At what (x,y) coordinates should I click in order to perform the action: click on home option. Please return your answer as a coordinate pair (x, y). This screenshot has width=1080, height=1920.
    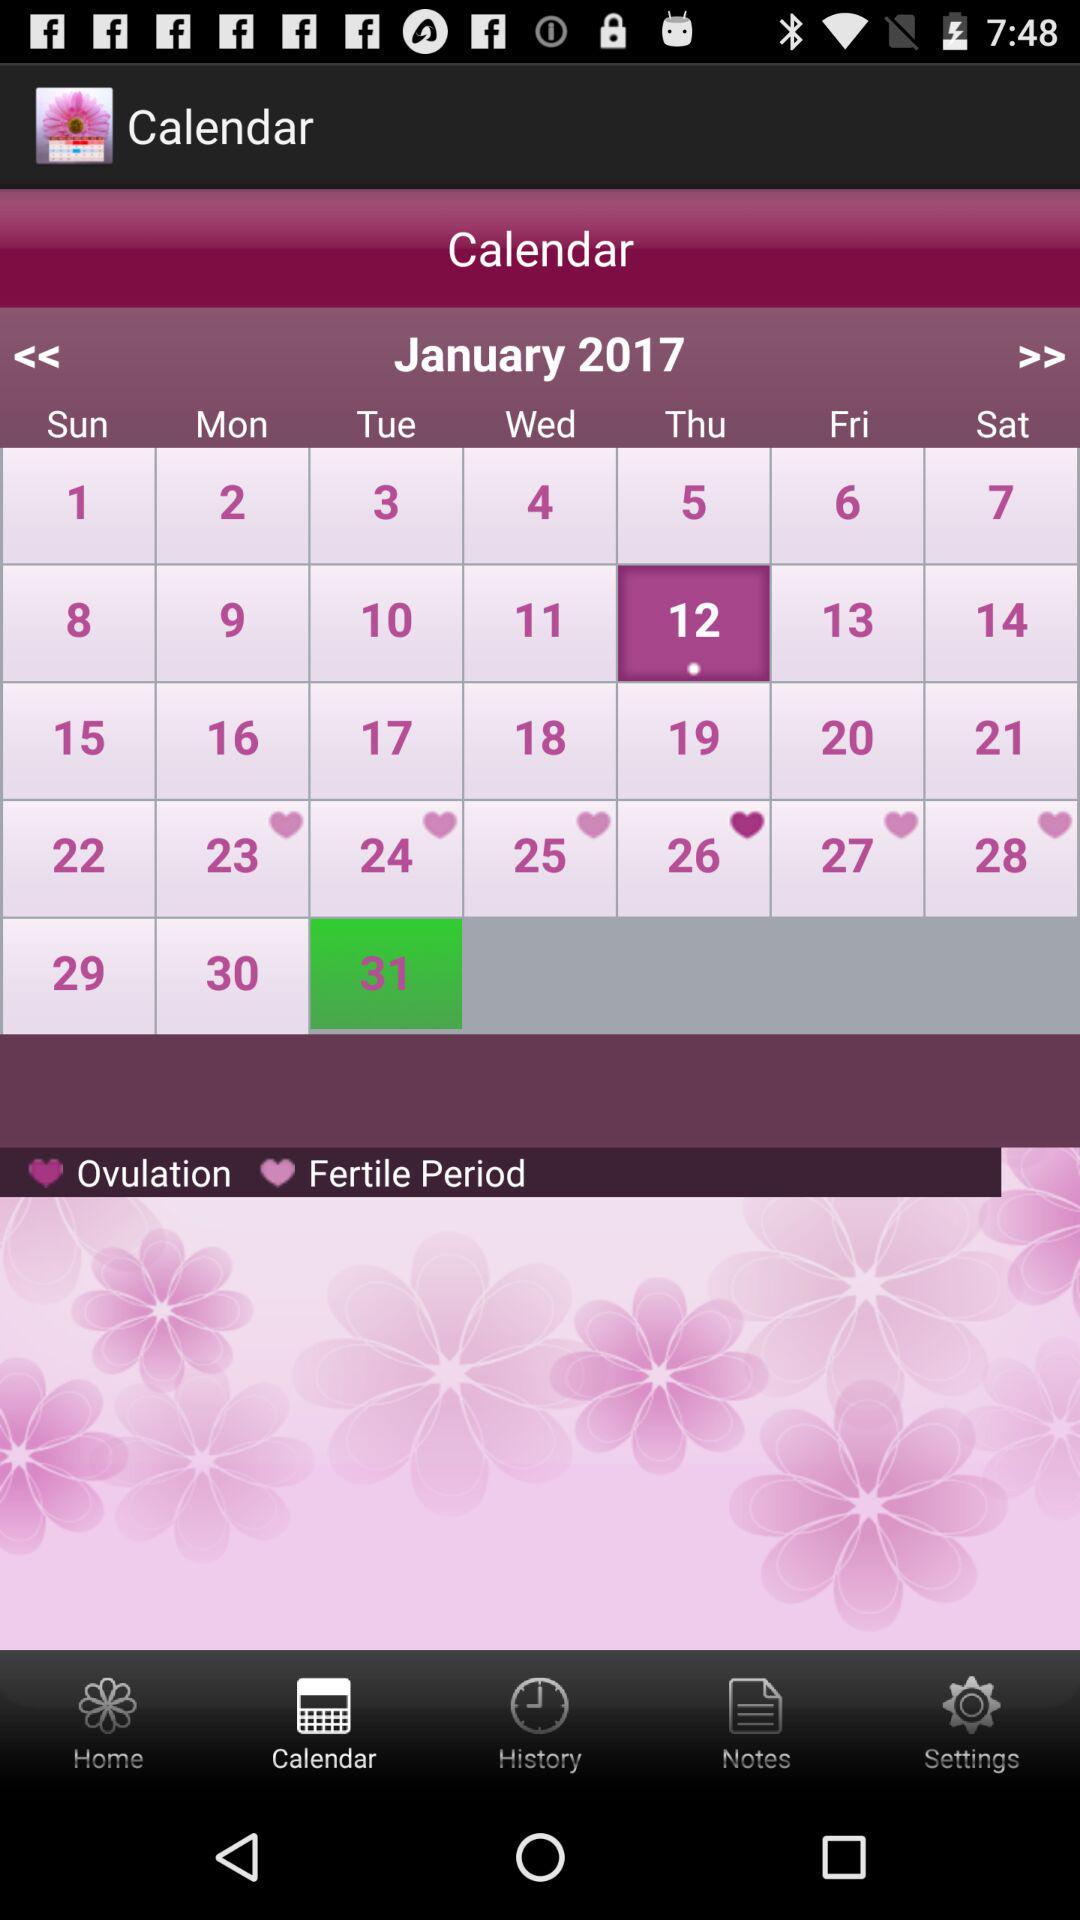
    Looking at the image, I should click on (108, 1721).